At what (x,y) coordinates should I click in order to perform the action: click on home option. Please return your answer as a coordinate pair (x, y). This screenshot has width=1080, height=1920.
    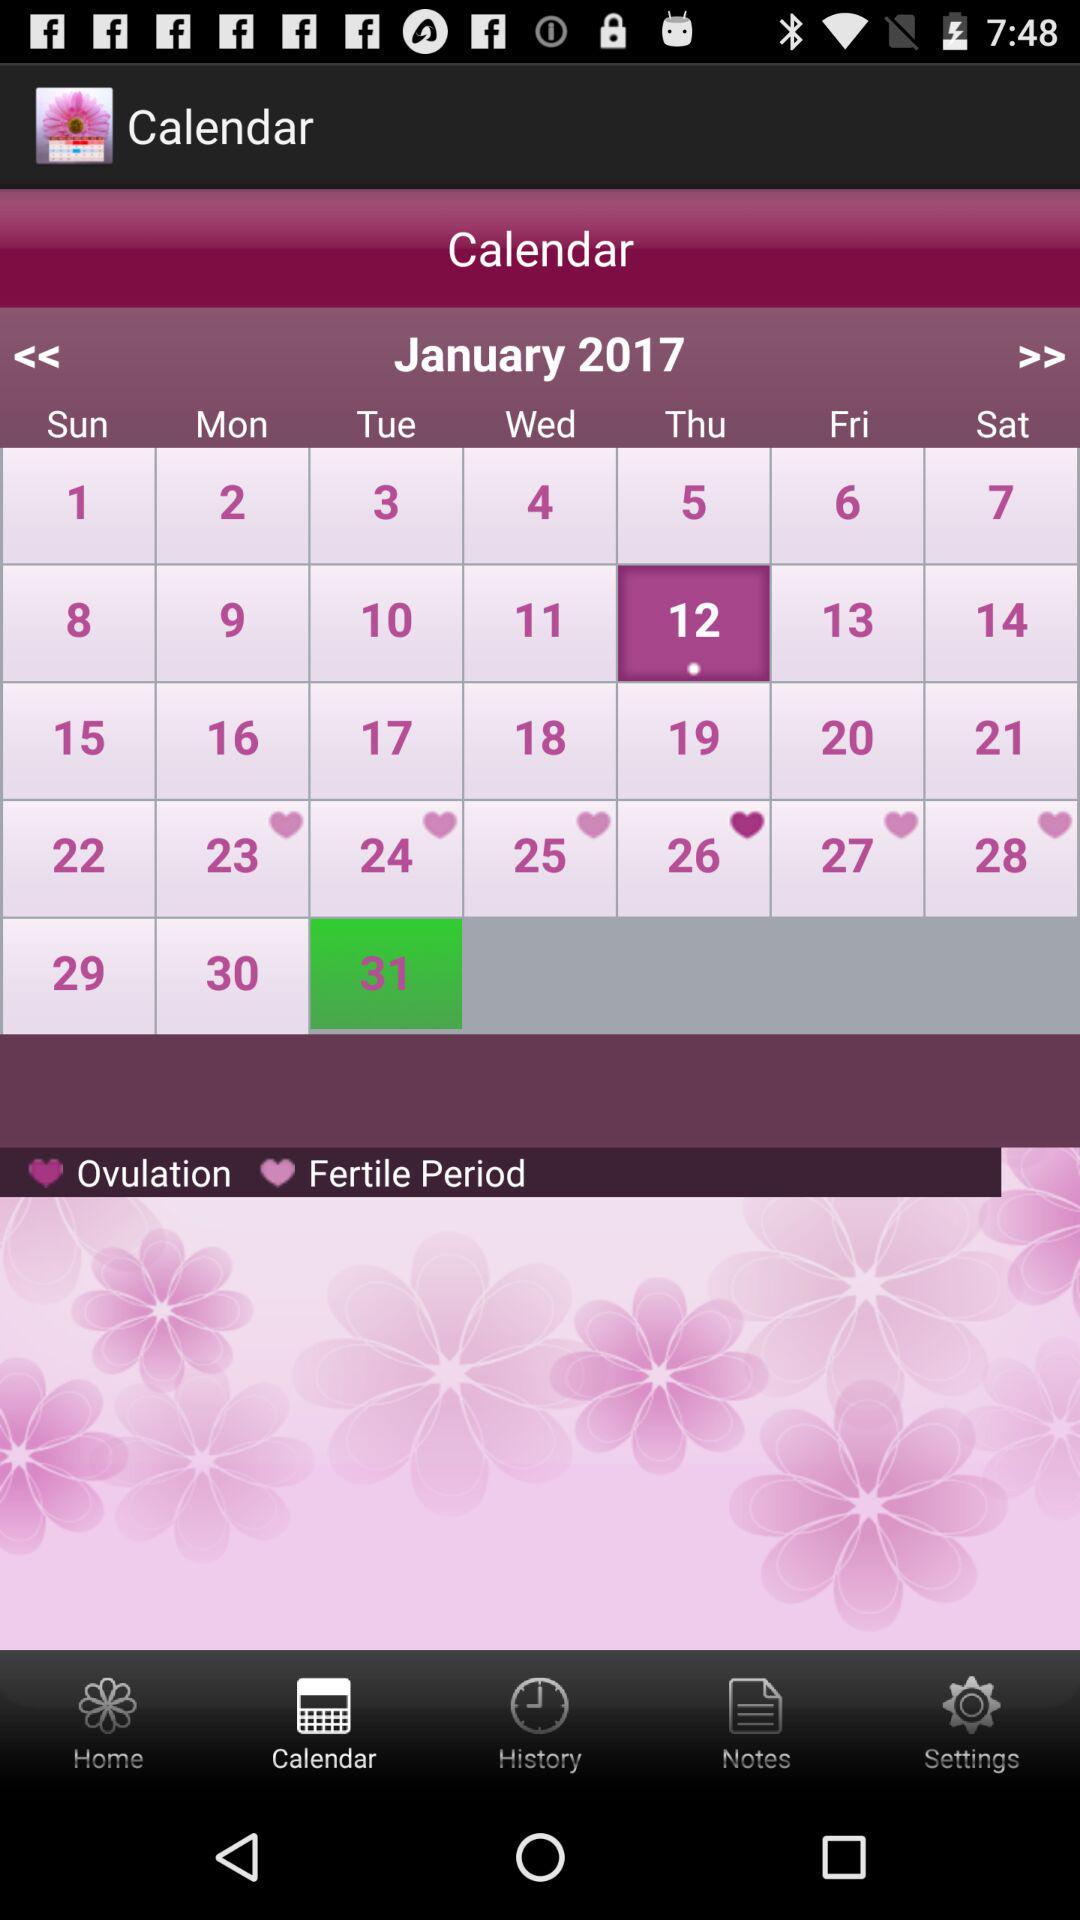
    Looking at the image, I should click on (108, 1721).